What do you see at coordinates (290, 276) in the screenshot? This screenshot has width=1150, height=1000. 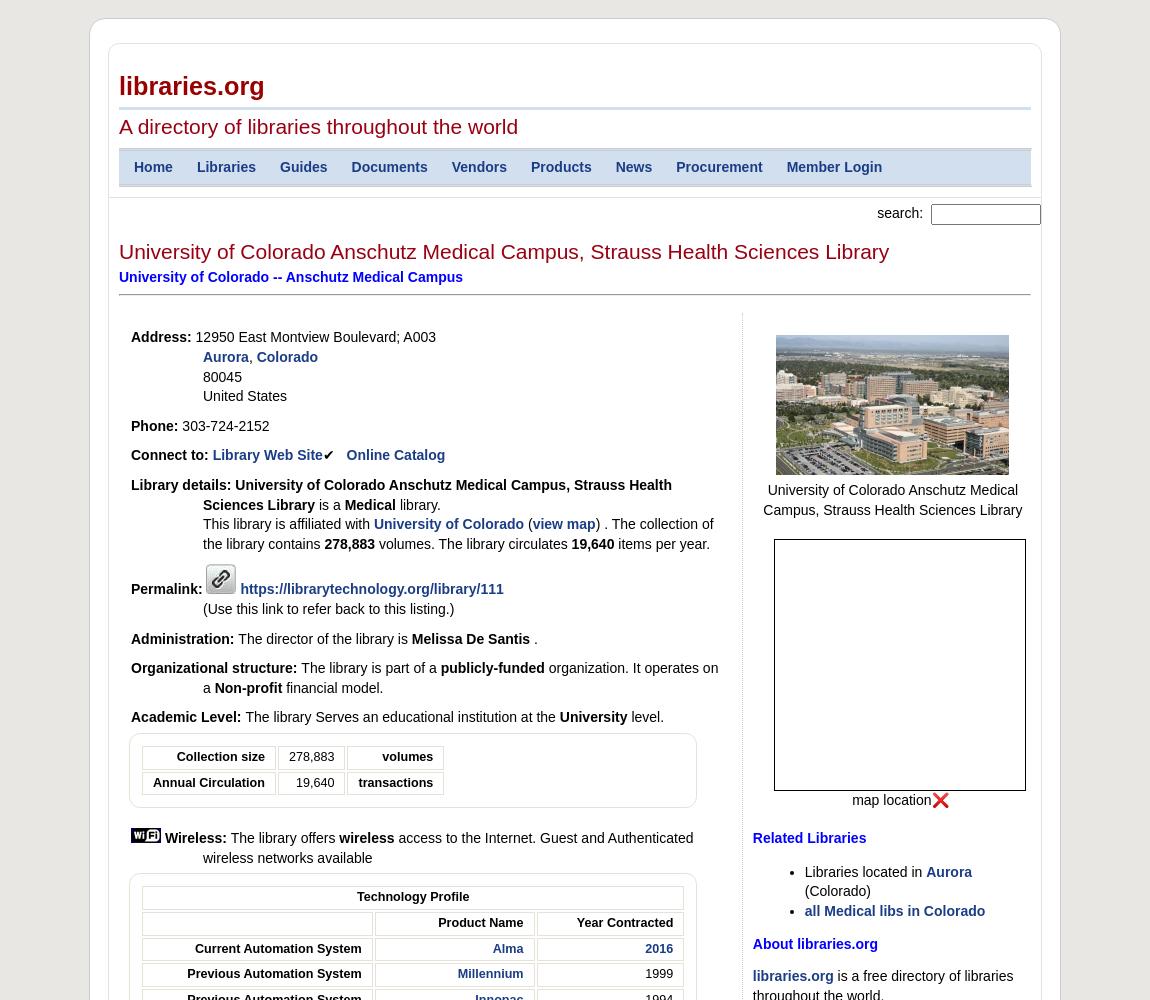 I see `'University of Colorado -- Anschutz Medical Campus'` at bounding box center [290, 276].